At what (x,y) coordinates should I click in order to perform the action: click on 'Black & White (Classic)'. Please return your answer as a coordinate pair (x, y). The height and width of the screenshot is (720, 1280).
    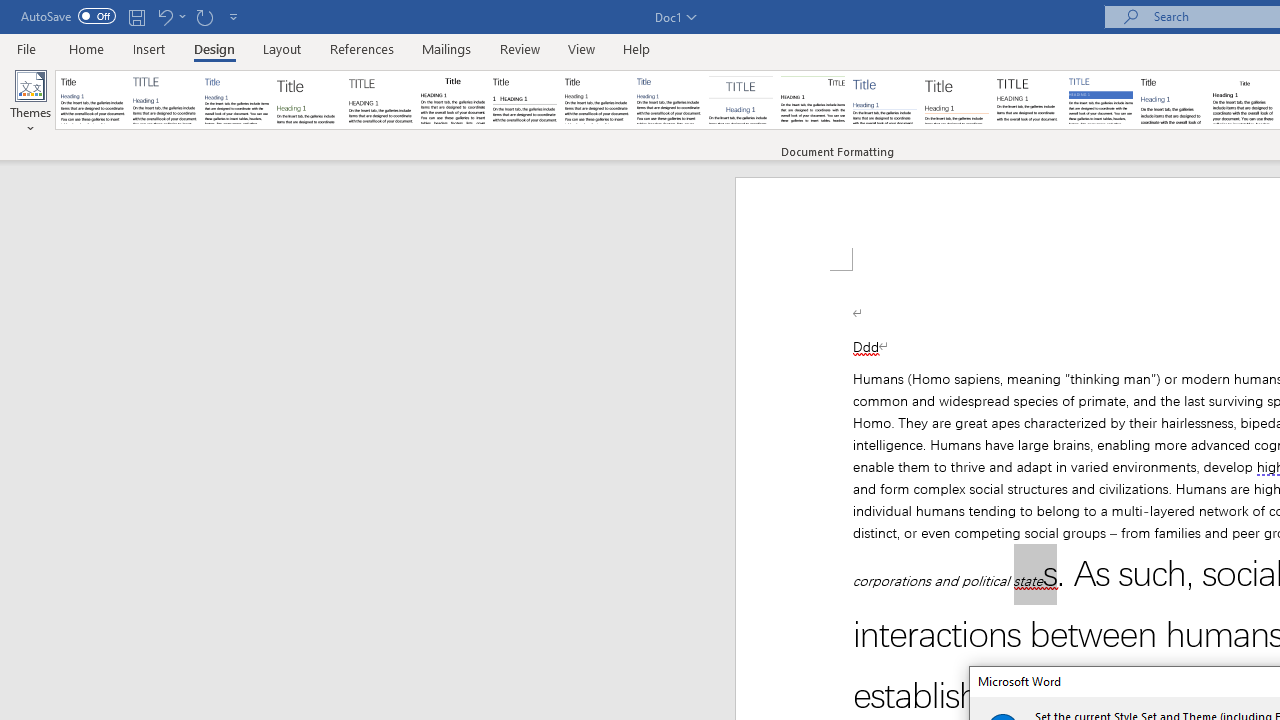
    Looking at the image, I should click on (452, 100).